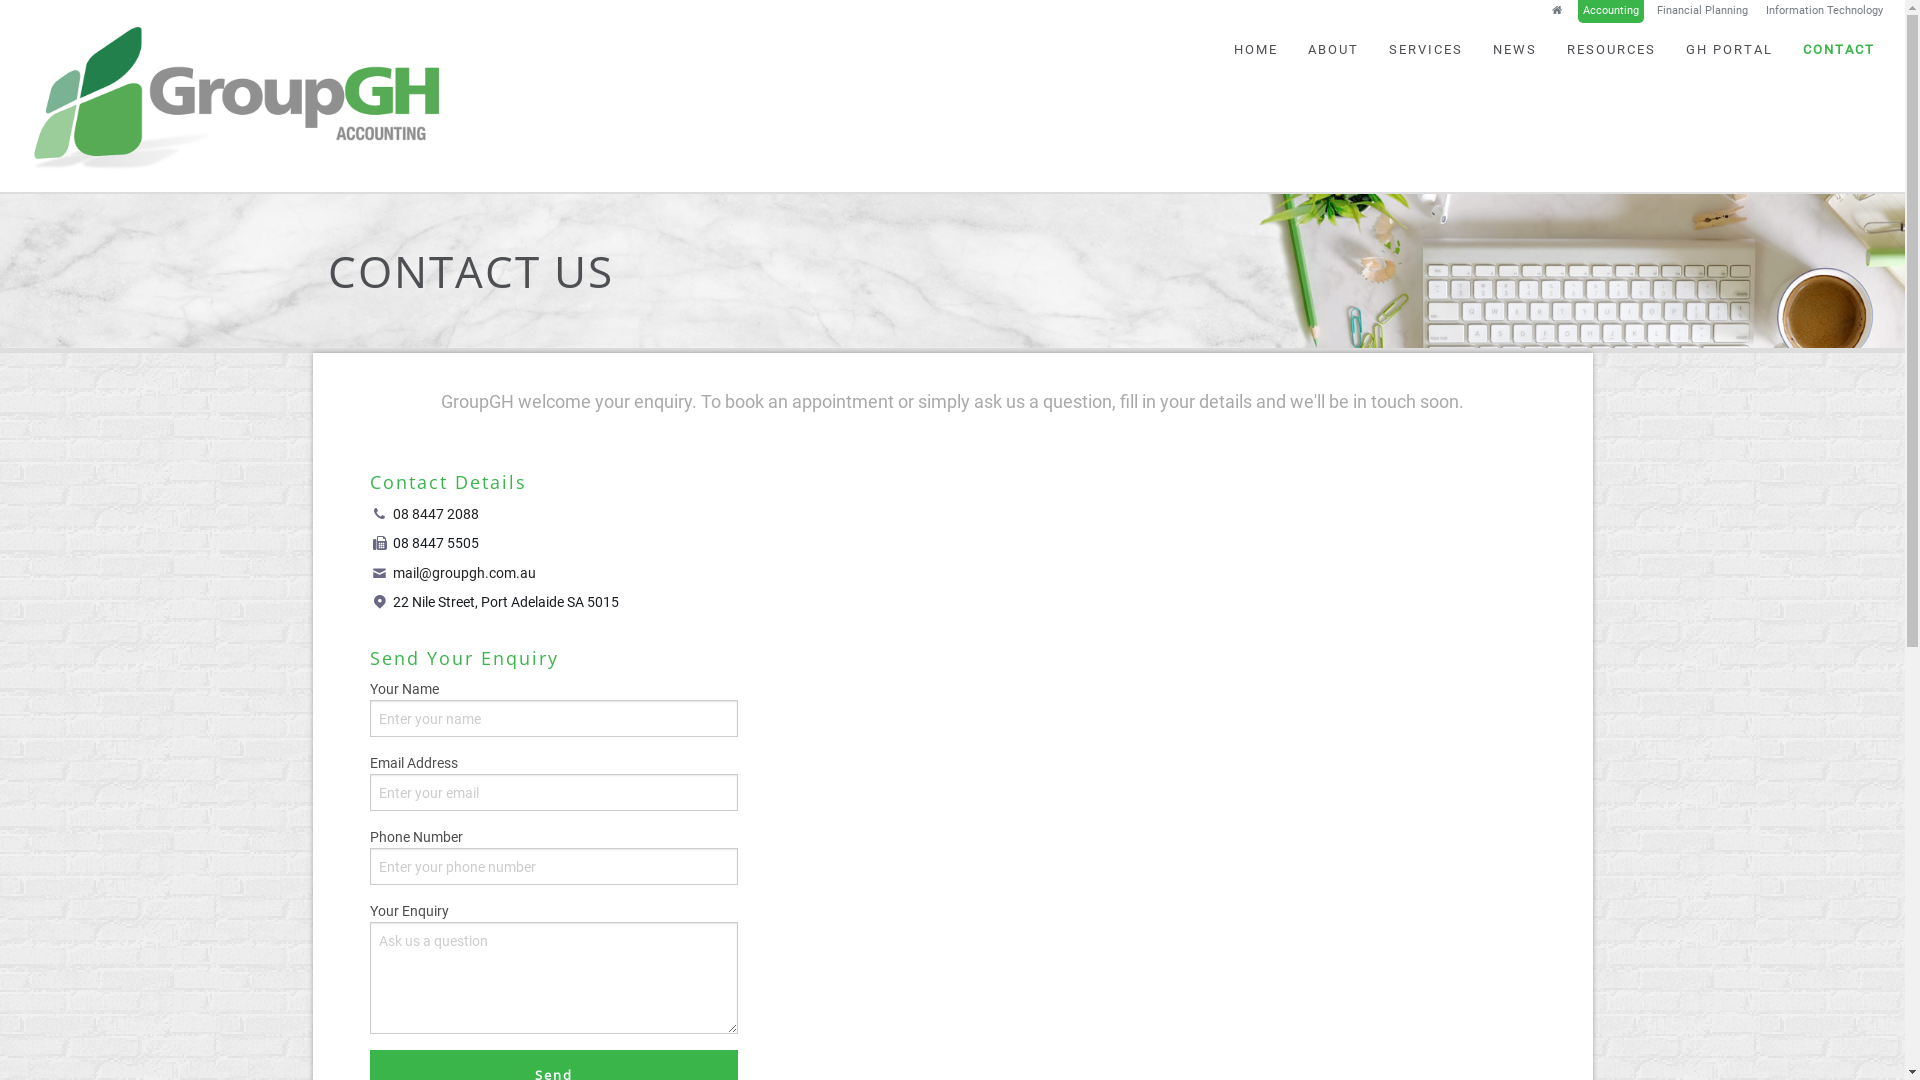 The width and height of the screenshot is (1920, 1080). Describe the element at coordinates (463, 573) in the screenshot. I see `'mail@groupgh.com.au'` at that location.